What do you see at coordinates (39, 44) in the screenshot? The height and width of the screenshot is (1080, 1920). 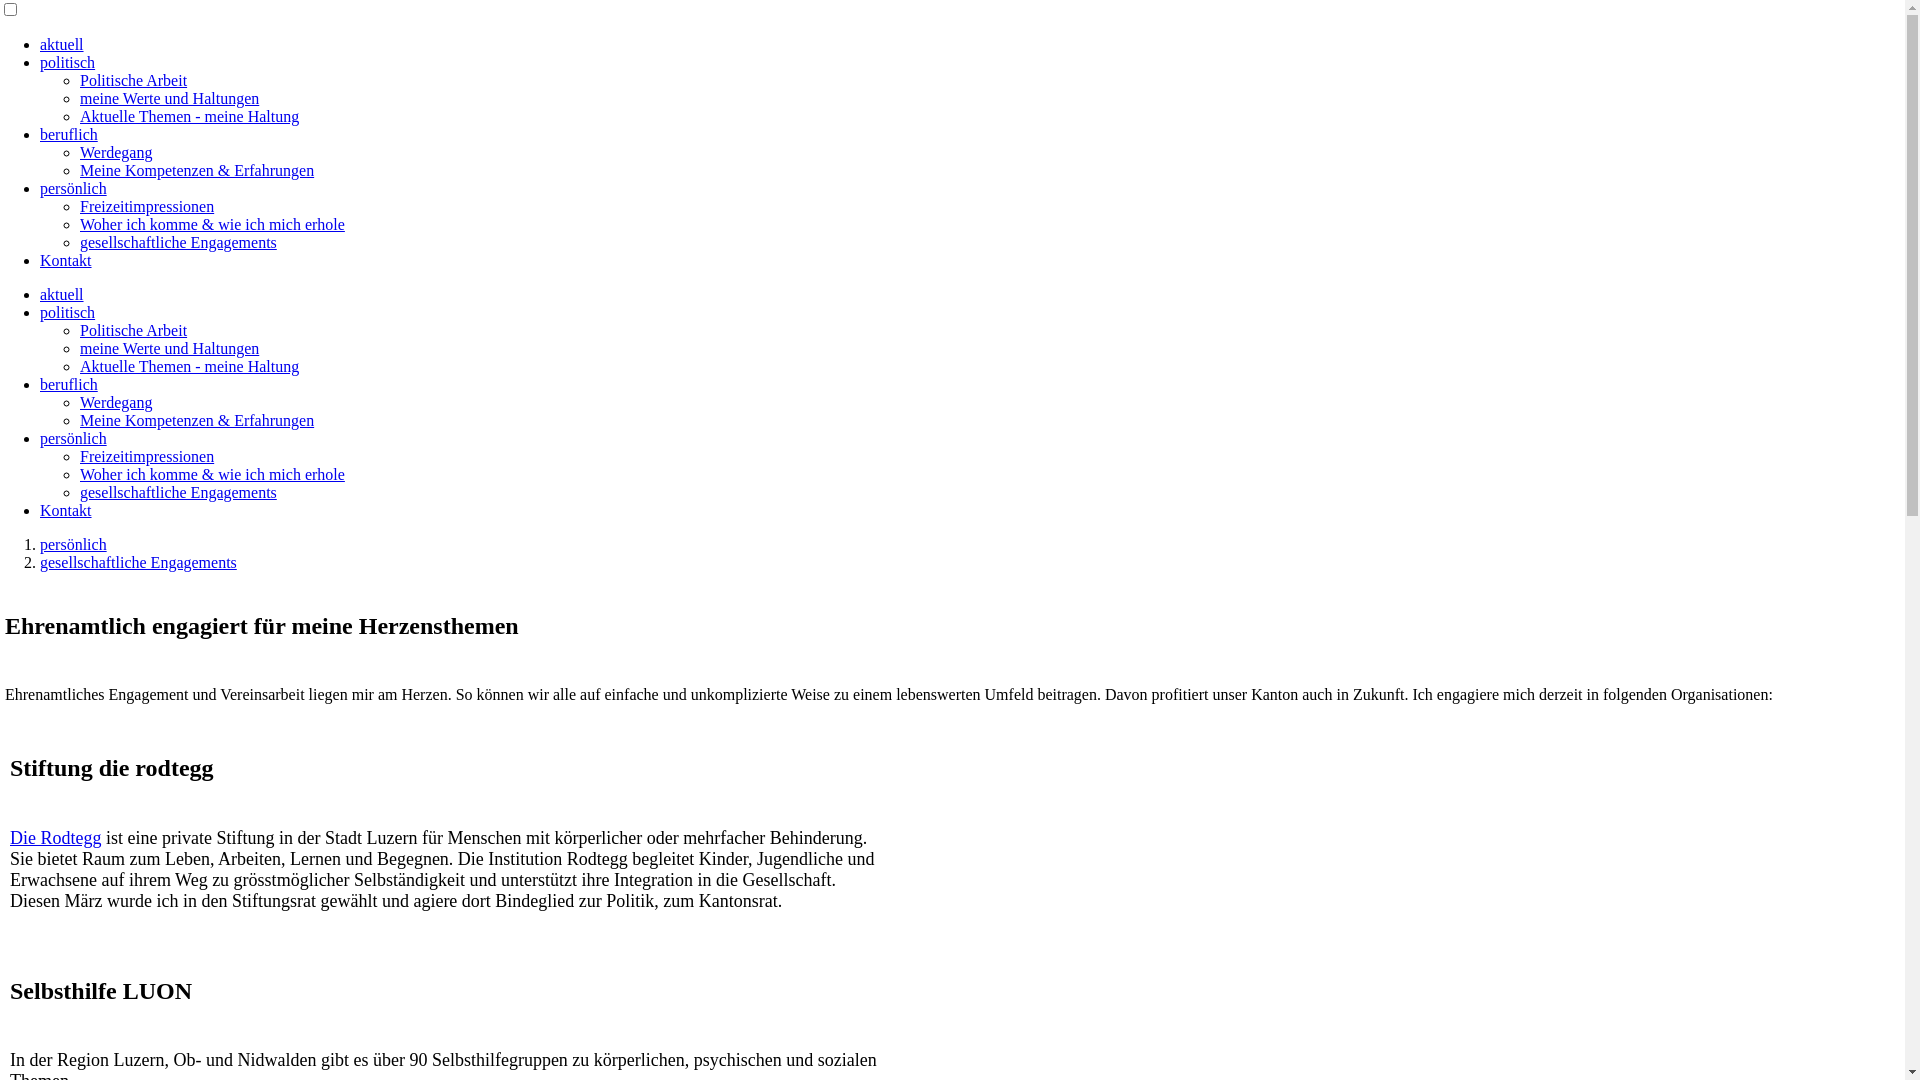 I see `'aktuell'` at bounding box center [39, 44].